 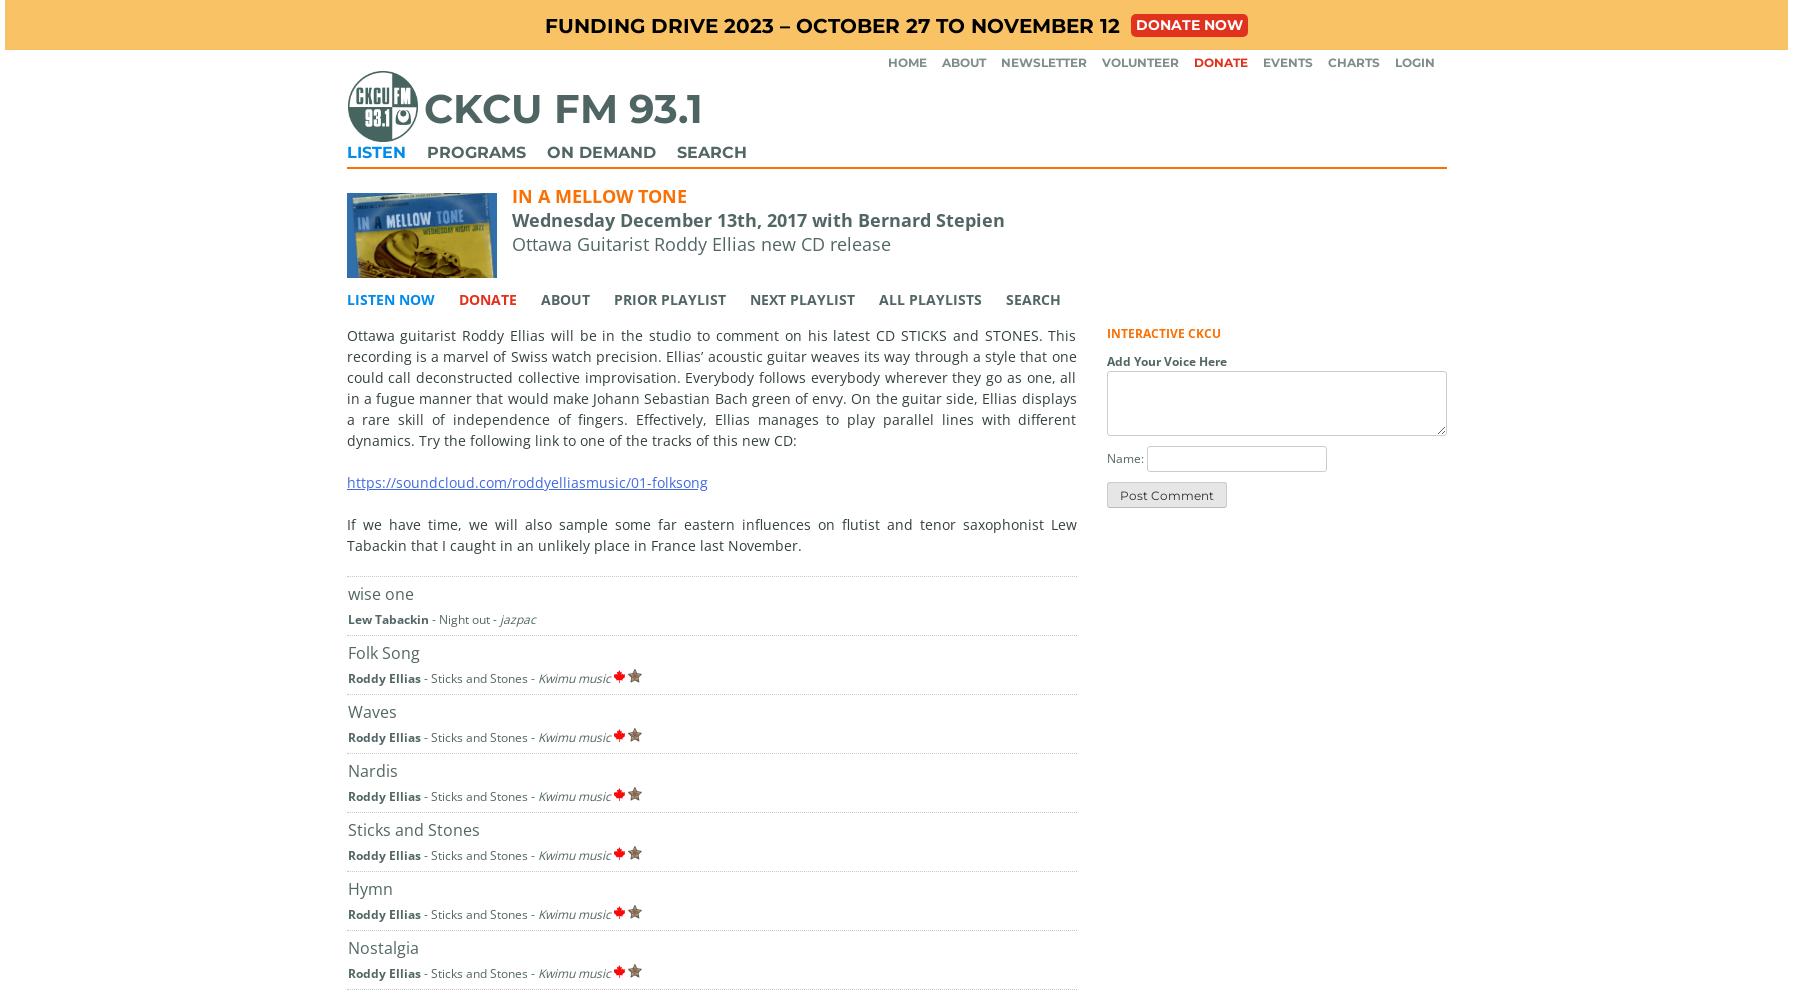 What do you see at coordinates (929, 298) in the screenshot?
I see `'All Playlists'` at bounding box center [929, 298].